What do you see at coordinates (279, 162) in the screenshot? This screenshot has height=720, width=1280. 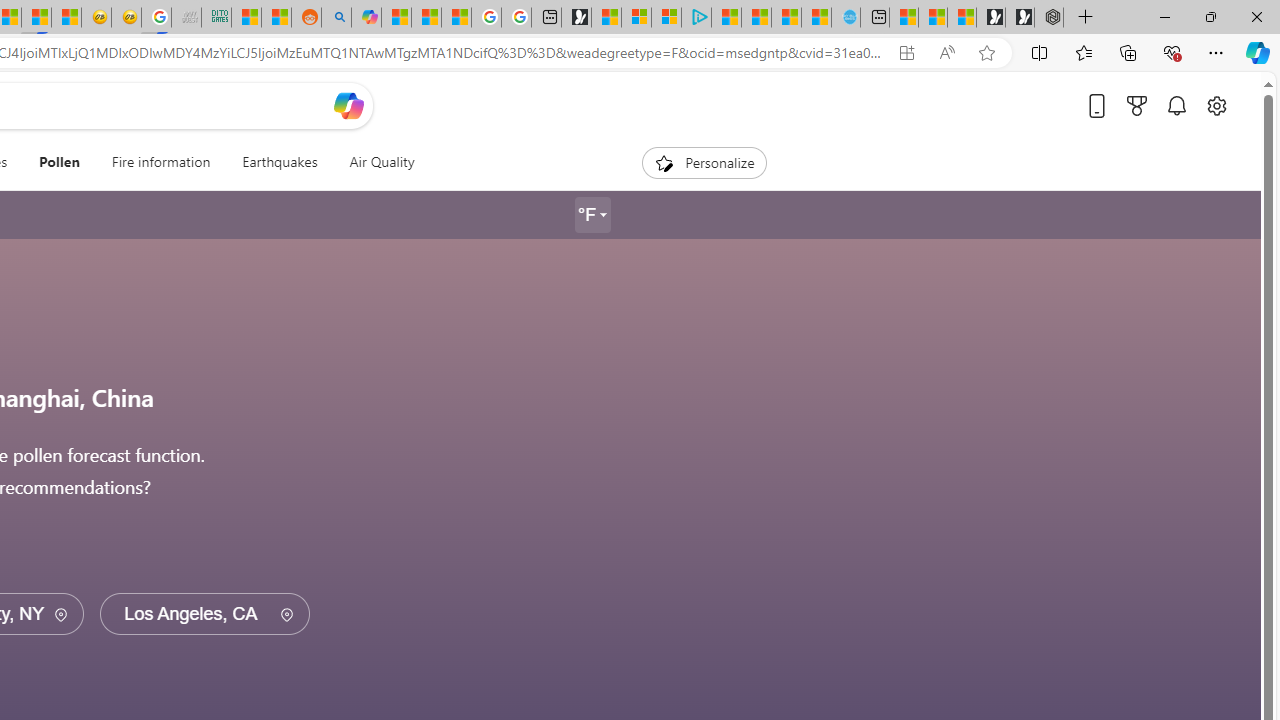 I see `'Earthquakes'` at bounding box center [279, 162].